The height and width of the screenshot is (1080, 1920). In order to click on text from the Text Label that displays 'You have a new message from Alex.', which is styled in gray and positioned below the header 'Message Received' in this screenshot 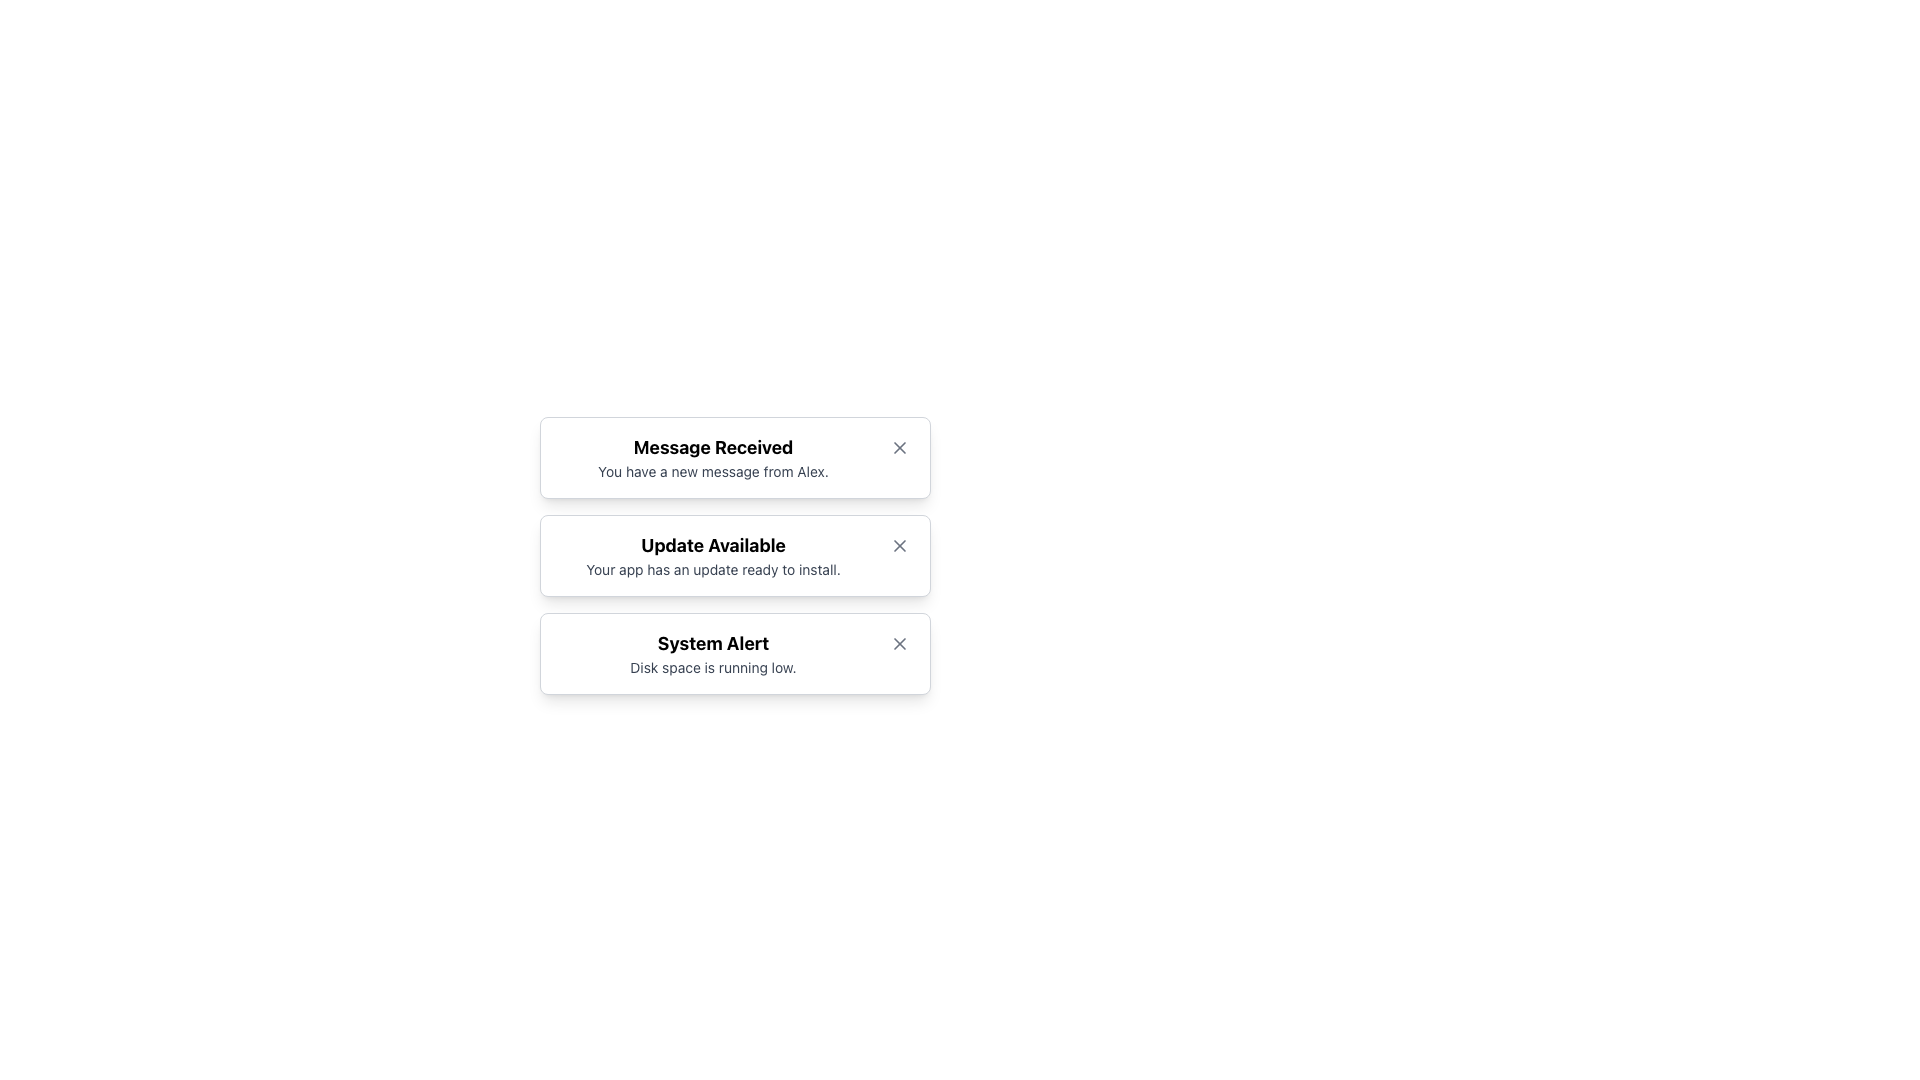, I will do `click(713, 471)`.